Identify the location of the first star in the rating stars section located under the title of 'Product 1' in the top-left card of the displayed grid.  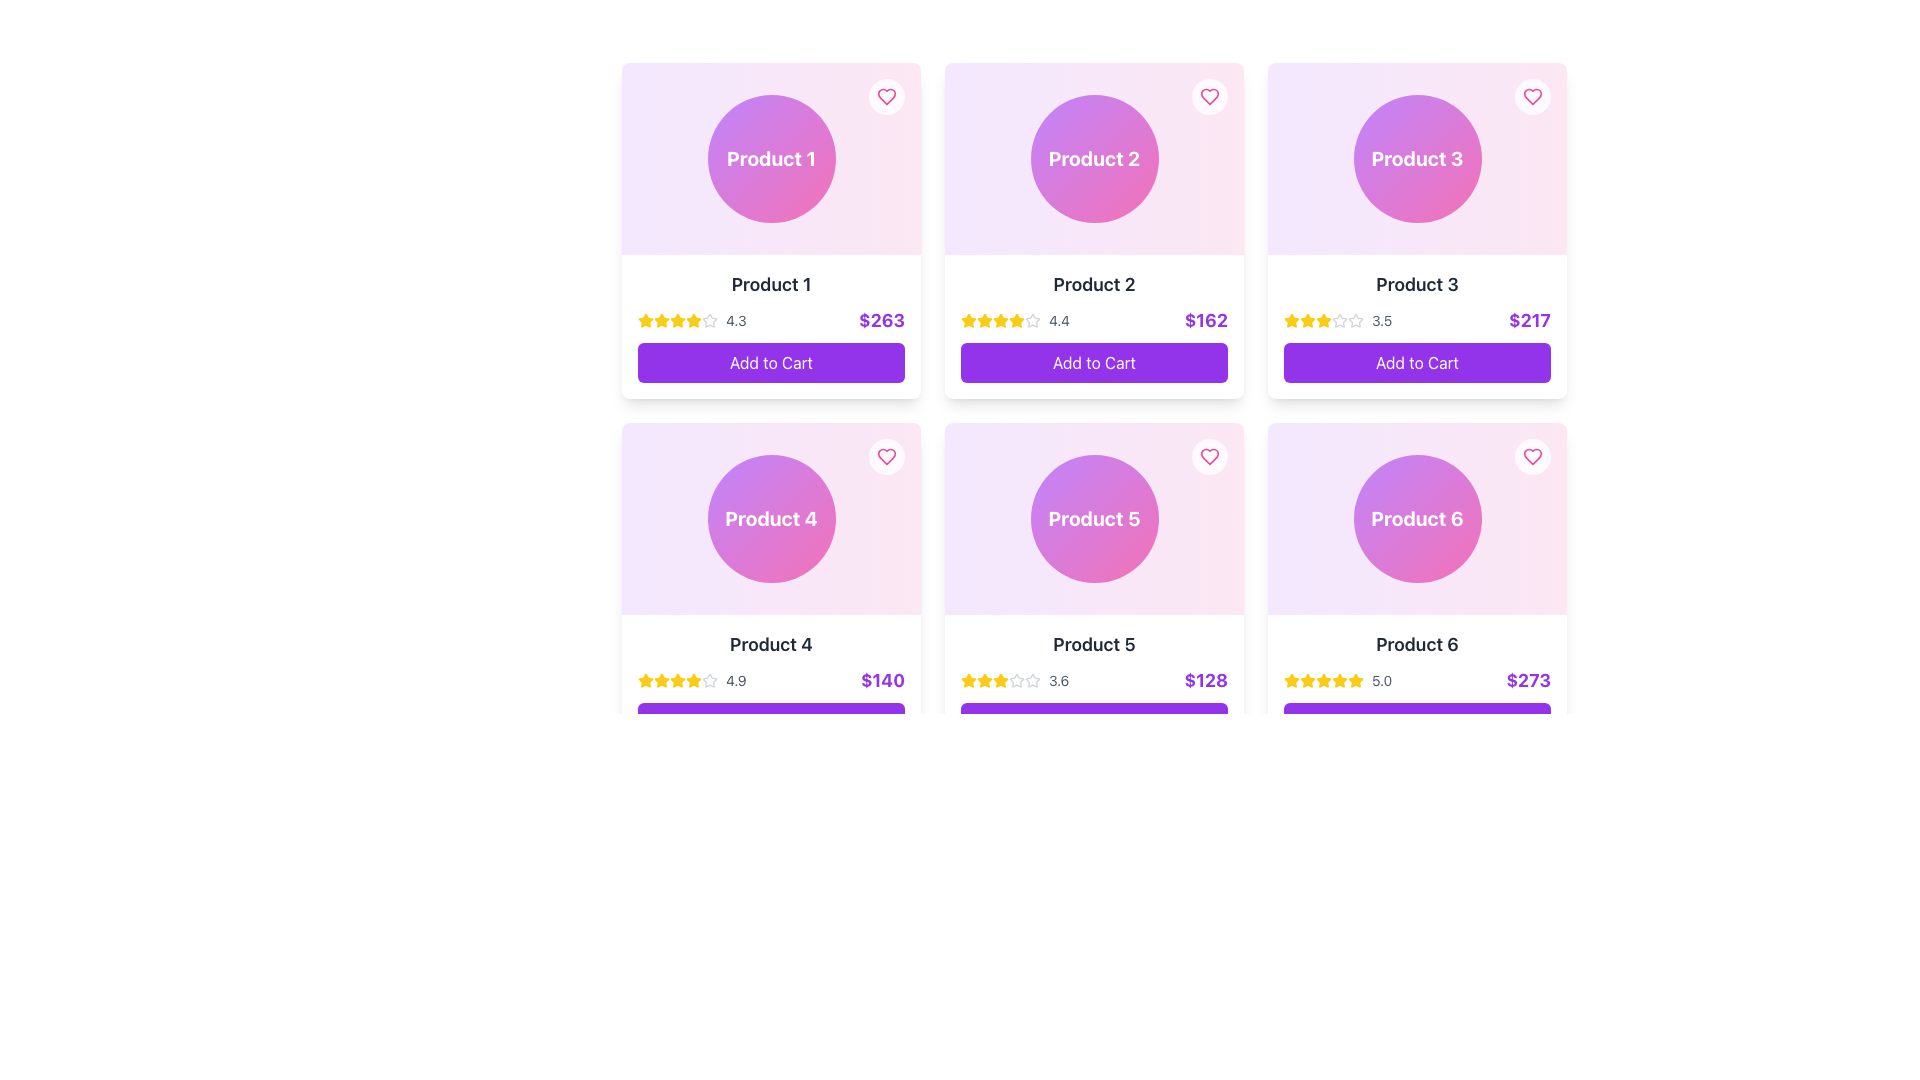
(694, 319).